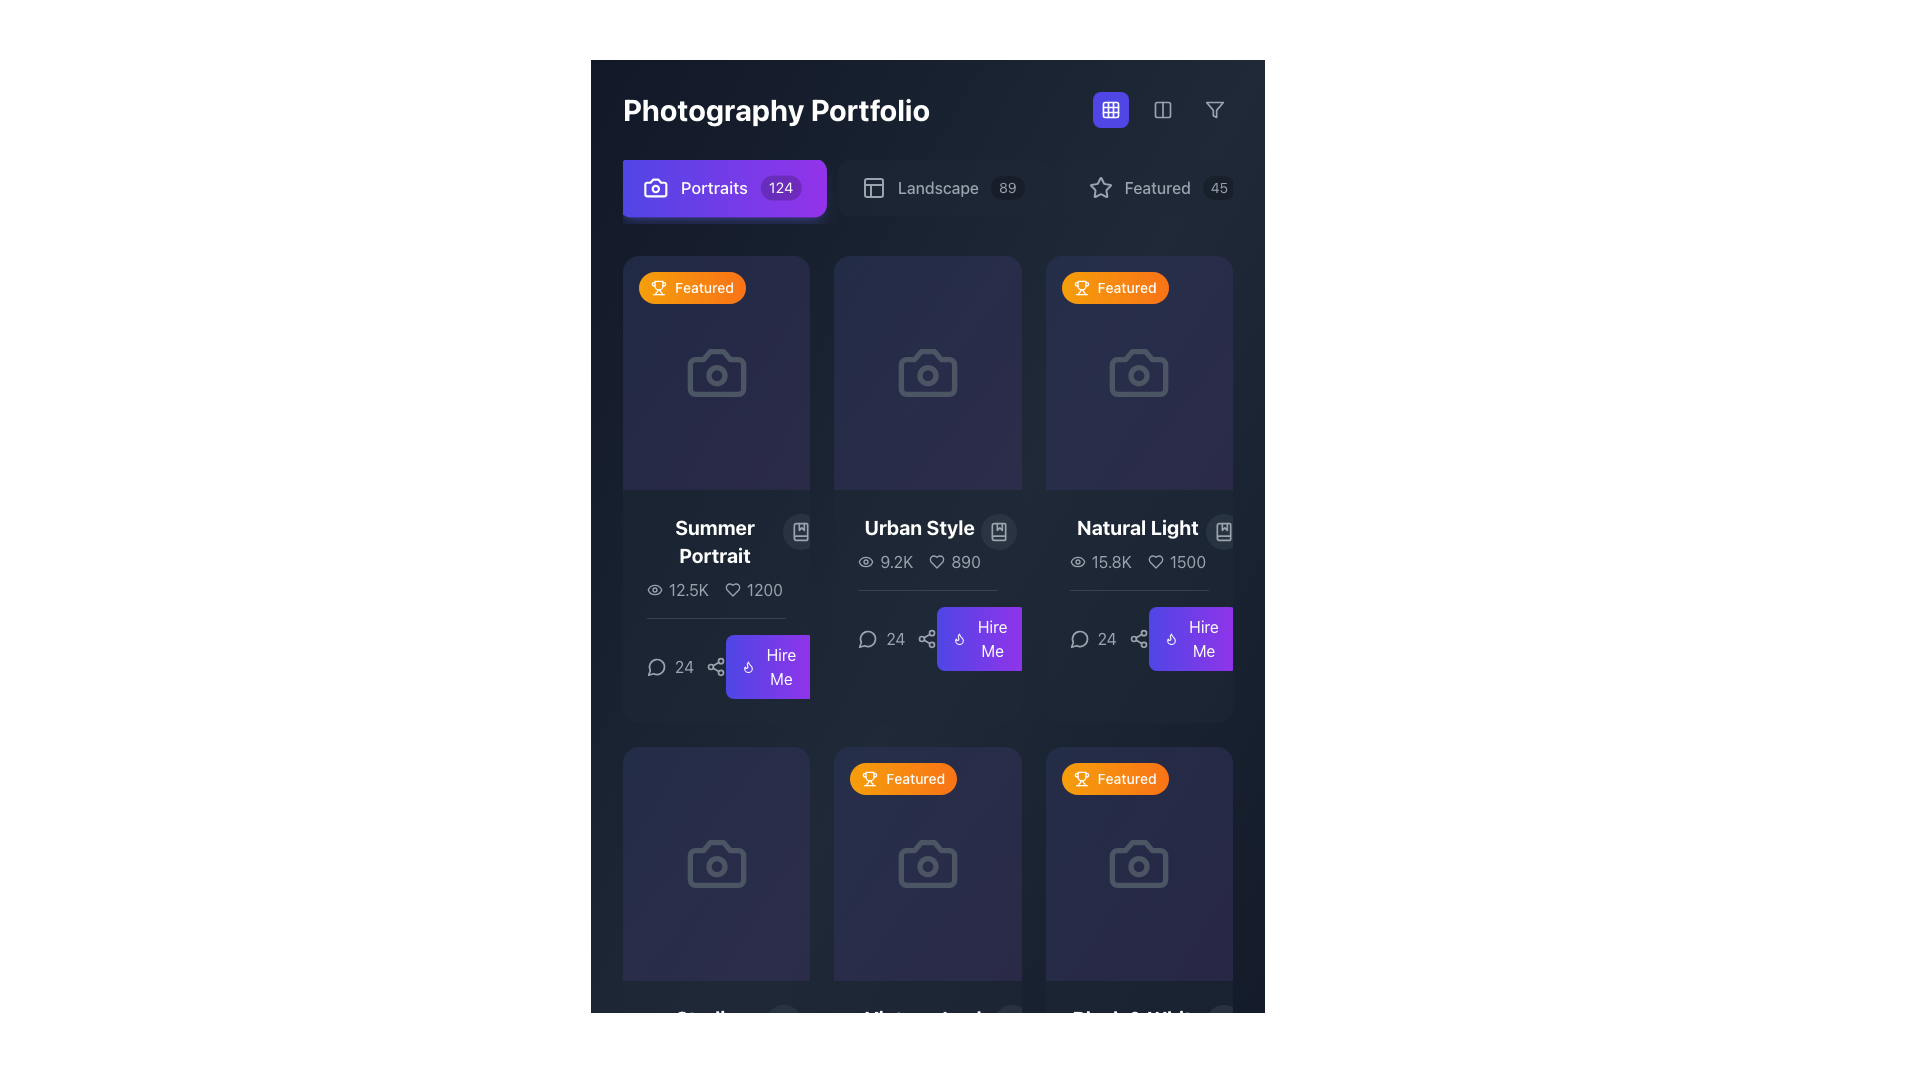  I want to click on the 'Featured' label located at the top-left corner of a card layout, which is part of a badge and centrally positioned within it, so click(1127, 288).